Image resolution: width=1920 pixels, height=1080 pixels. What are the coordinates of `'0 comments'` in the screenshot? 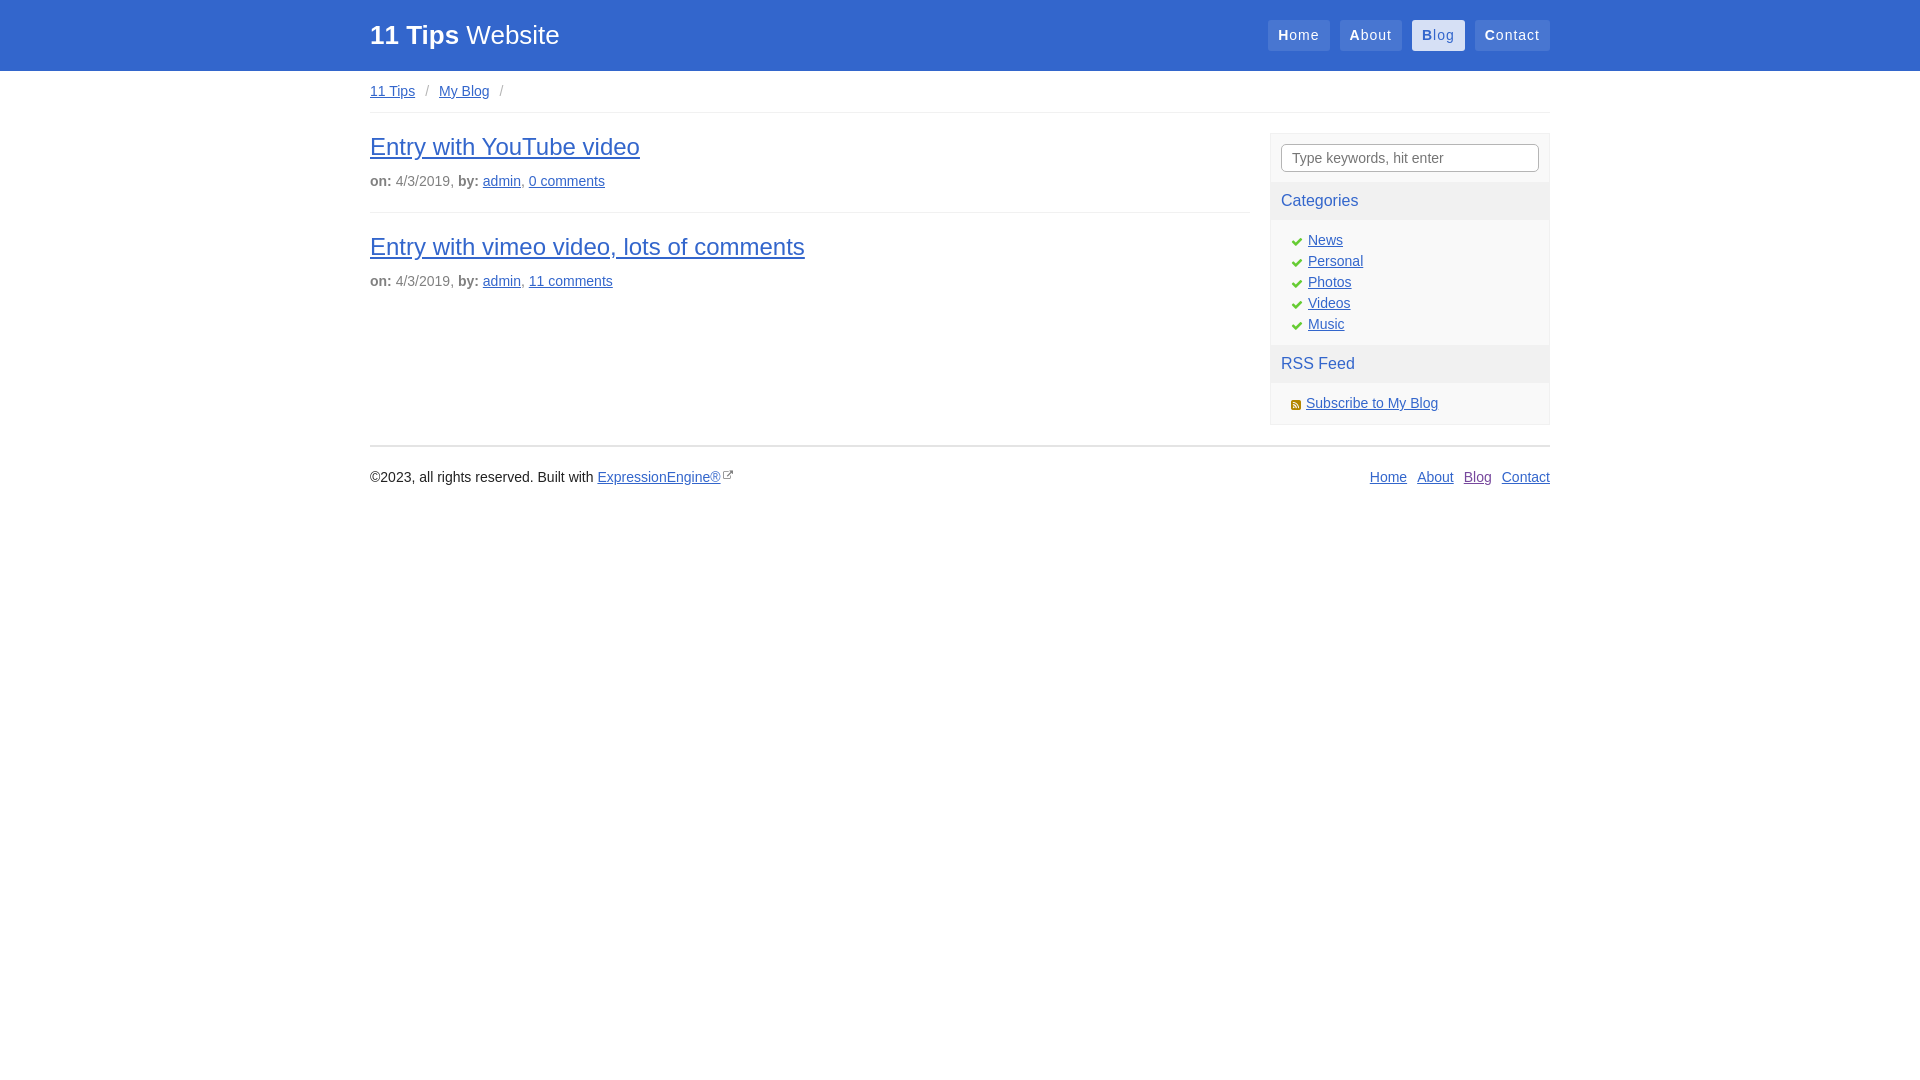 It's located at (565, 181).